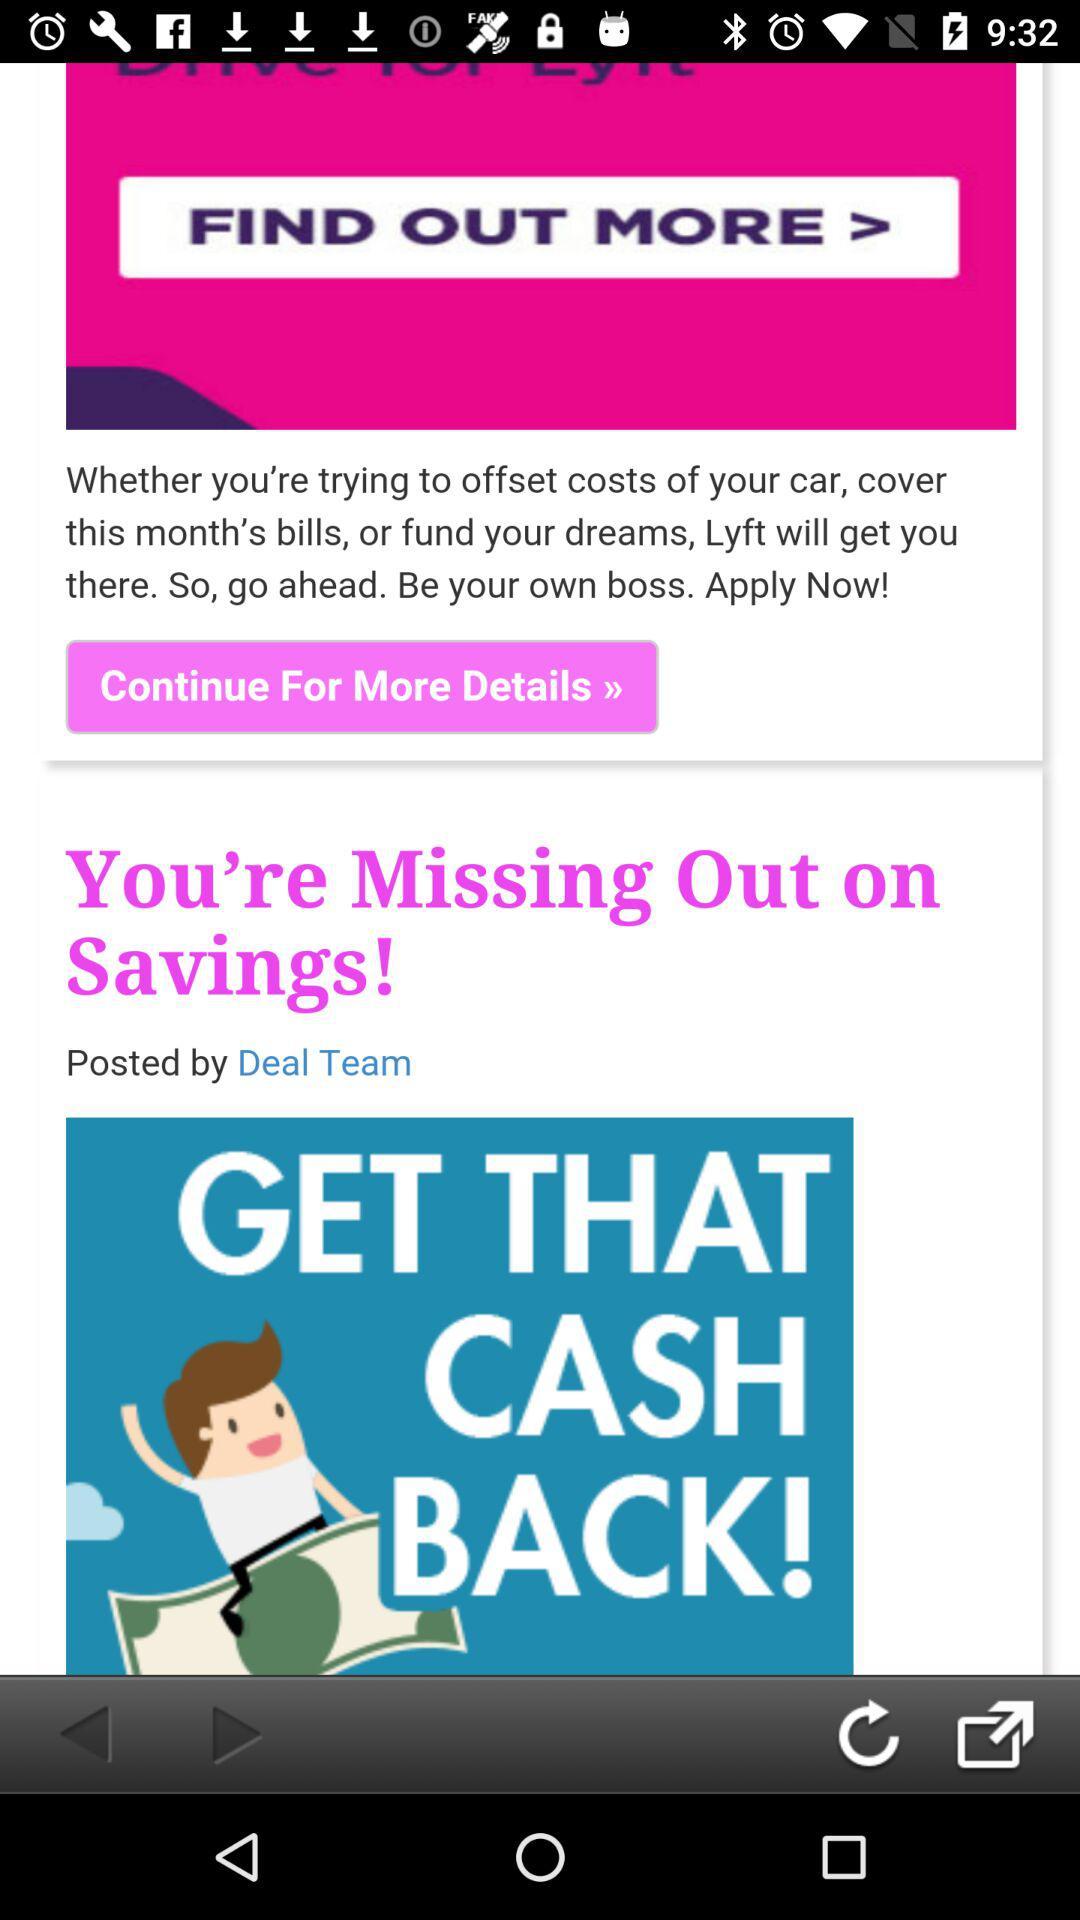  I want to click on the arrow_backward icon, so click(62, 1733).